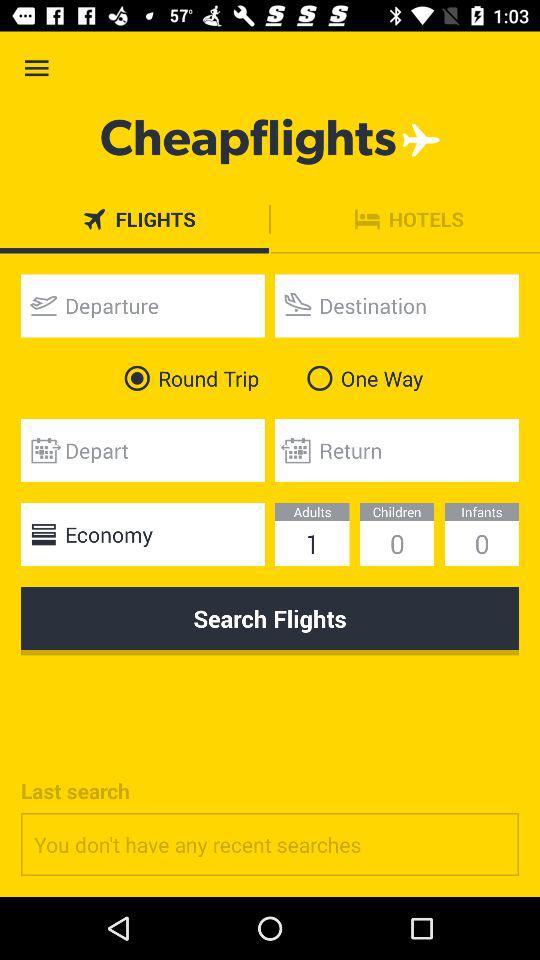  Describe the element at coordinates (270, 620) in the screenshot. I see `the search flights icon` at that location.